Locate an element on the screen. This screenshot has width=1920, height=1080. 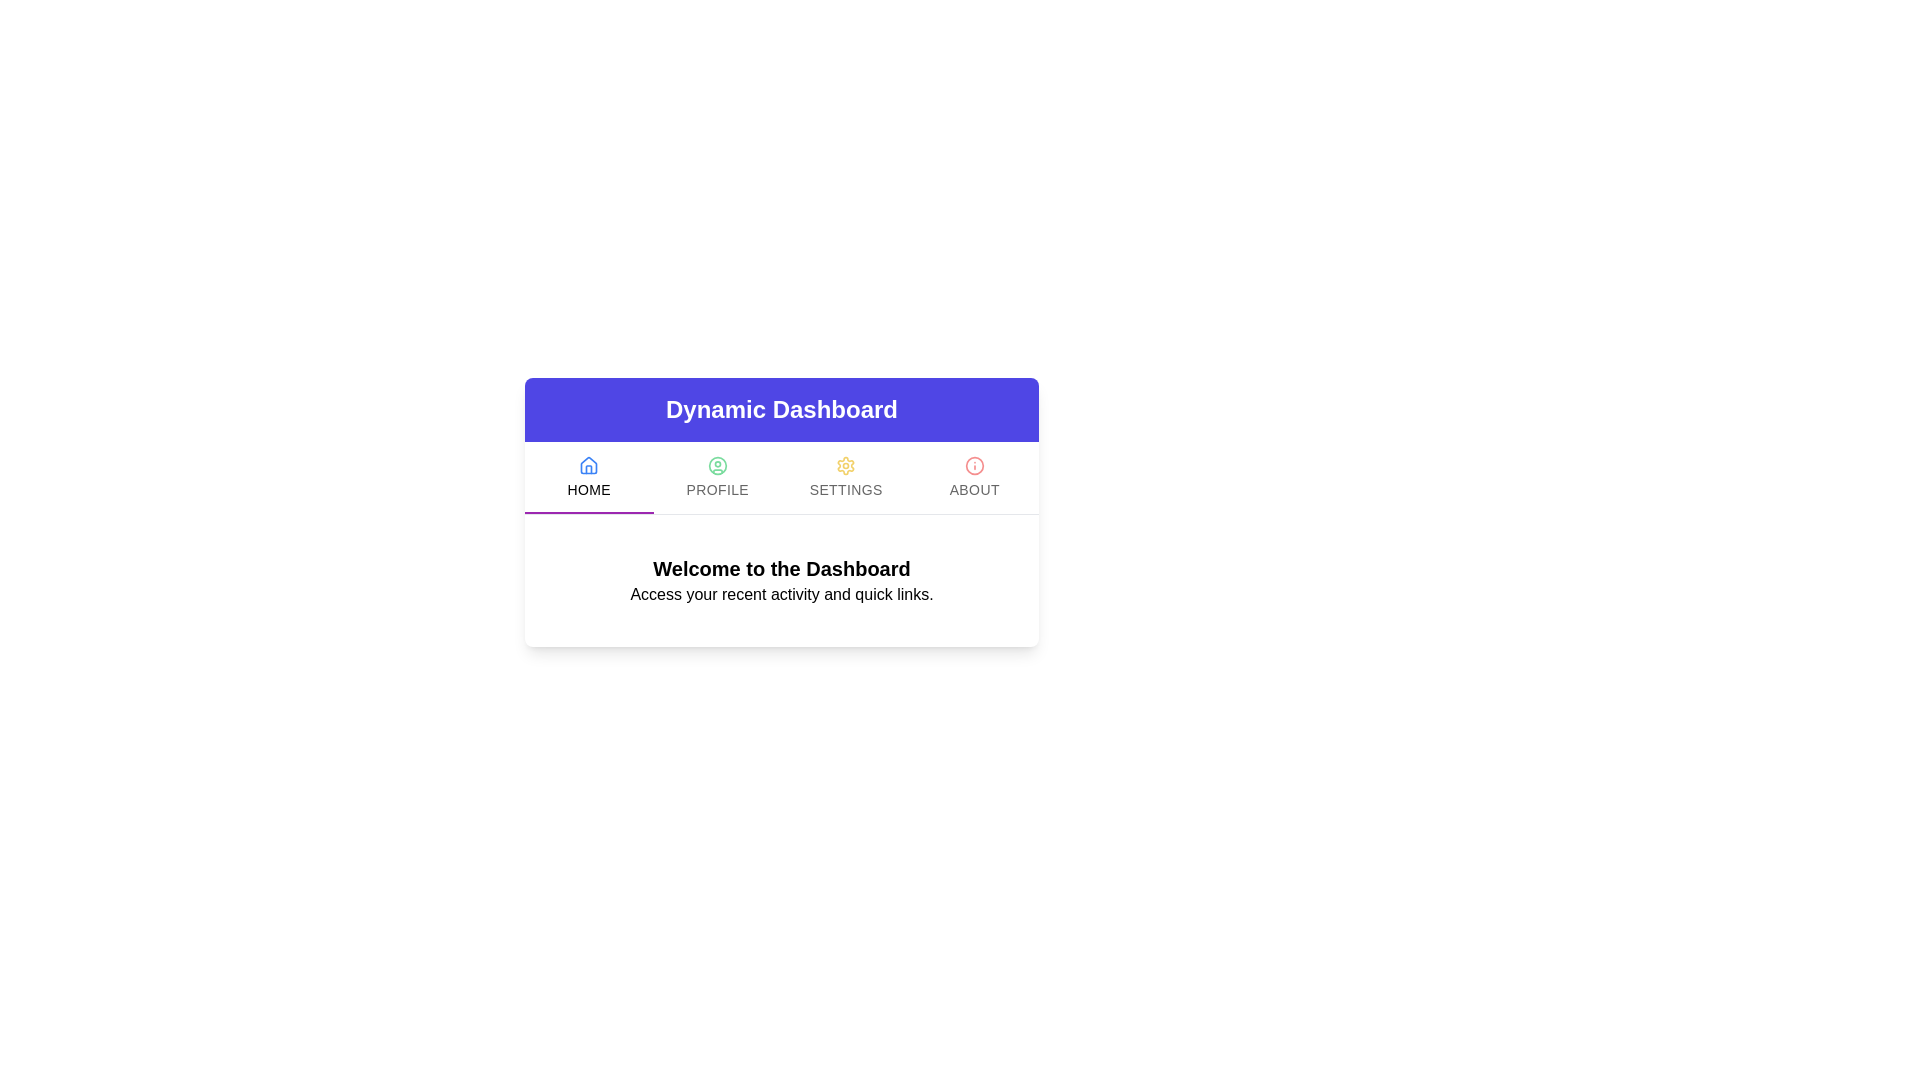
the Text header element that serves as the title for the page, positioned above the navigation bar is located at coordinates (781, 408).